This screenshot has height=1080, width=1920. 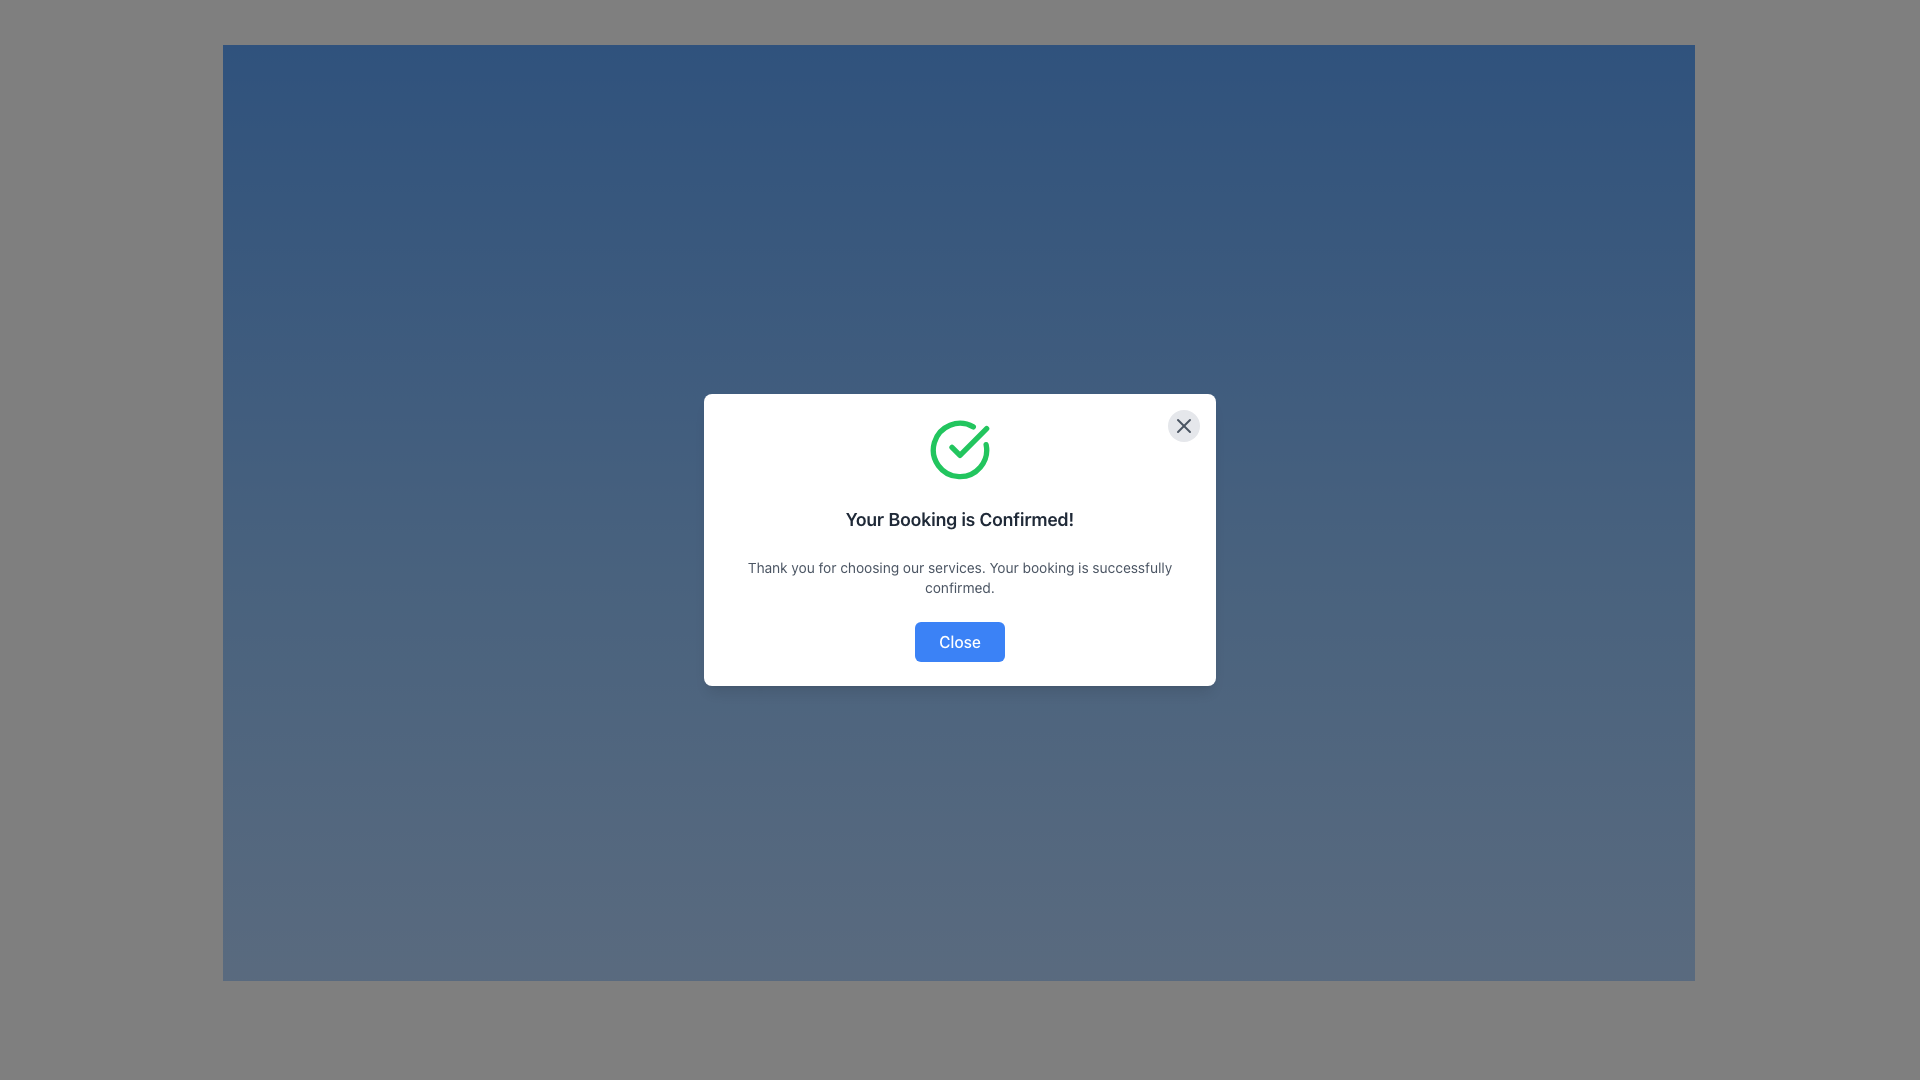 What do you see at coordinates (960, 641) in the screenshot?
I see `the close button located at the bottom-center of the modal dialog` at bounding box center [960, 641].